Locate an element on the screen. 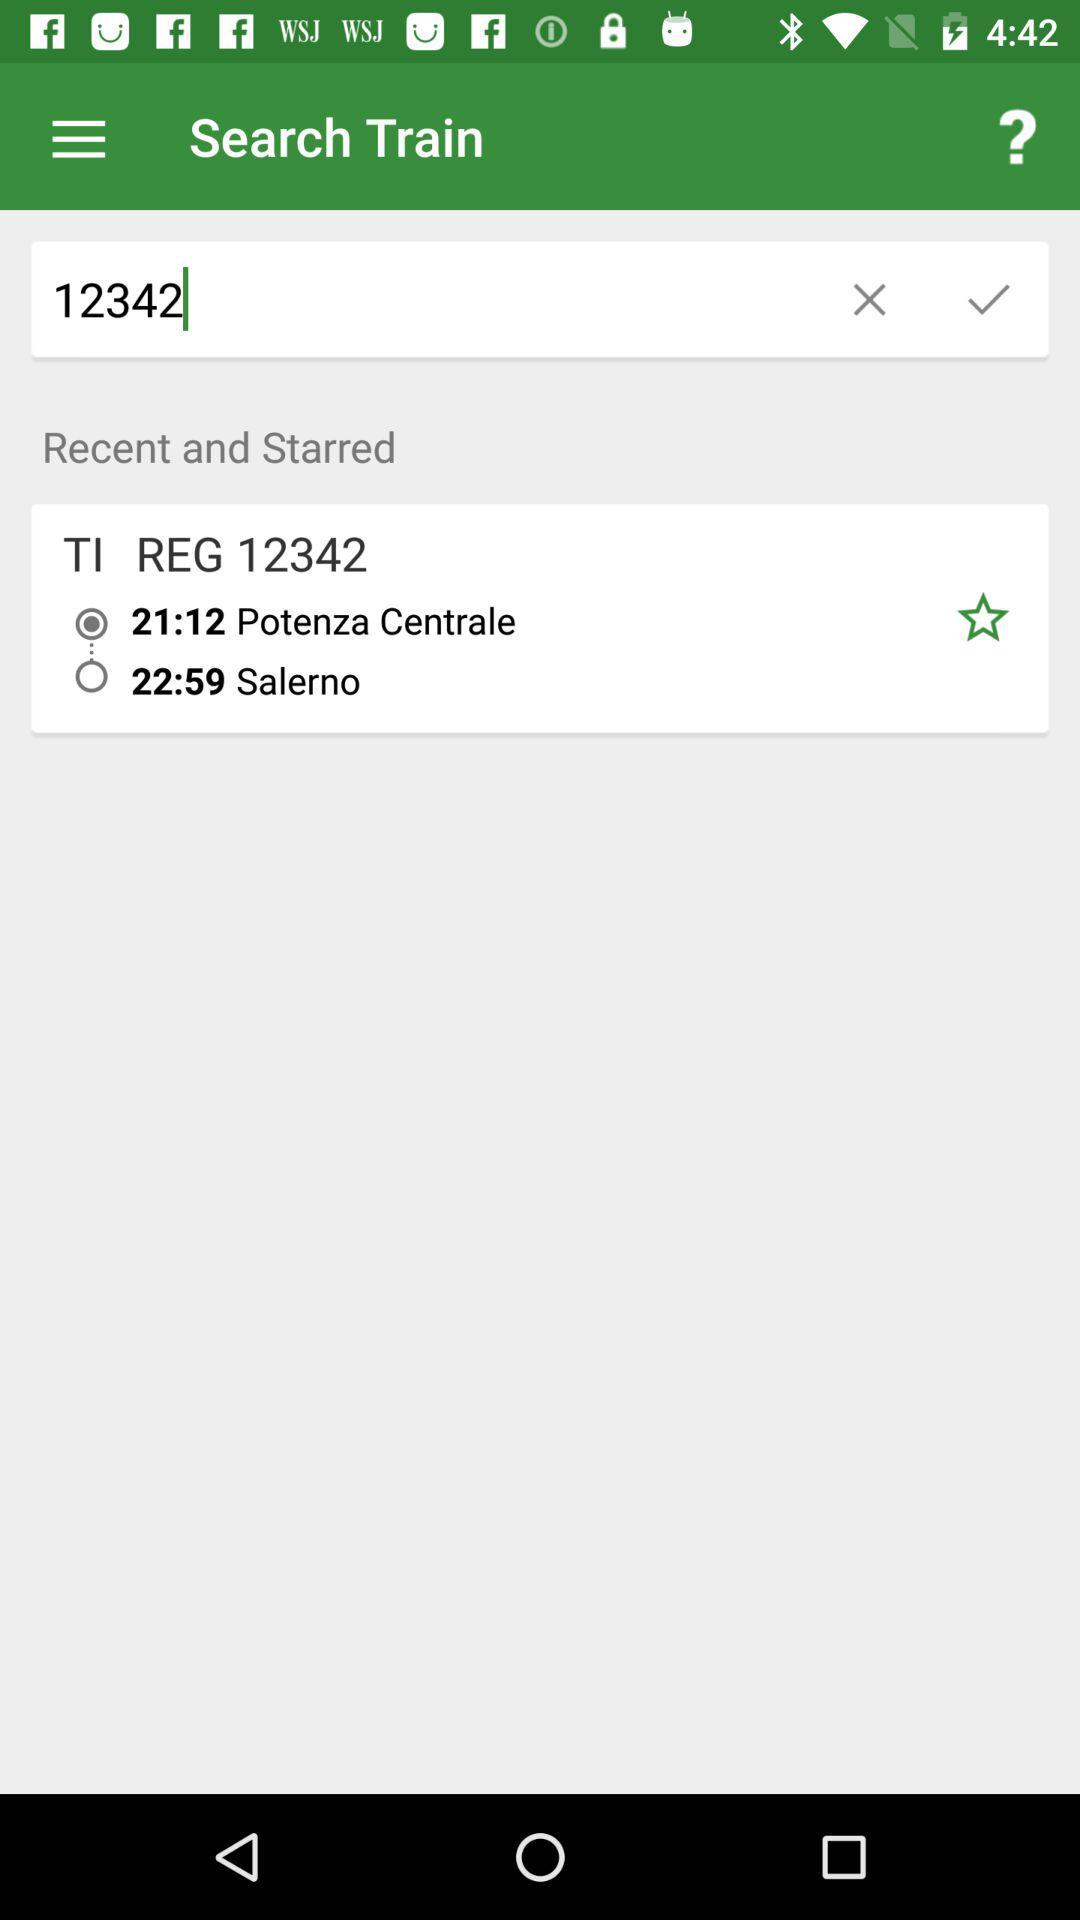  the close icon is located at coordinates (868, 298).